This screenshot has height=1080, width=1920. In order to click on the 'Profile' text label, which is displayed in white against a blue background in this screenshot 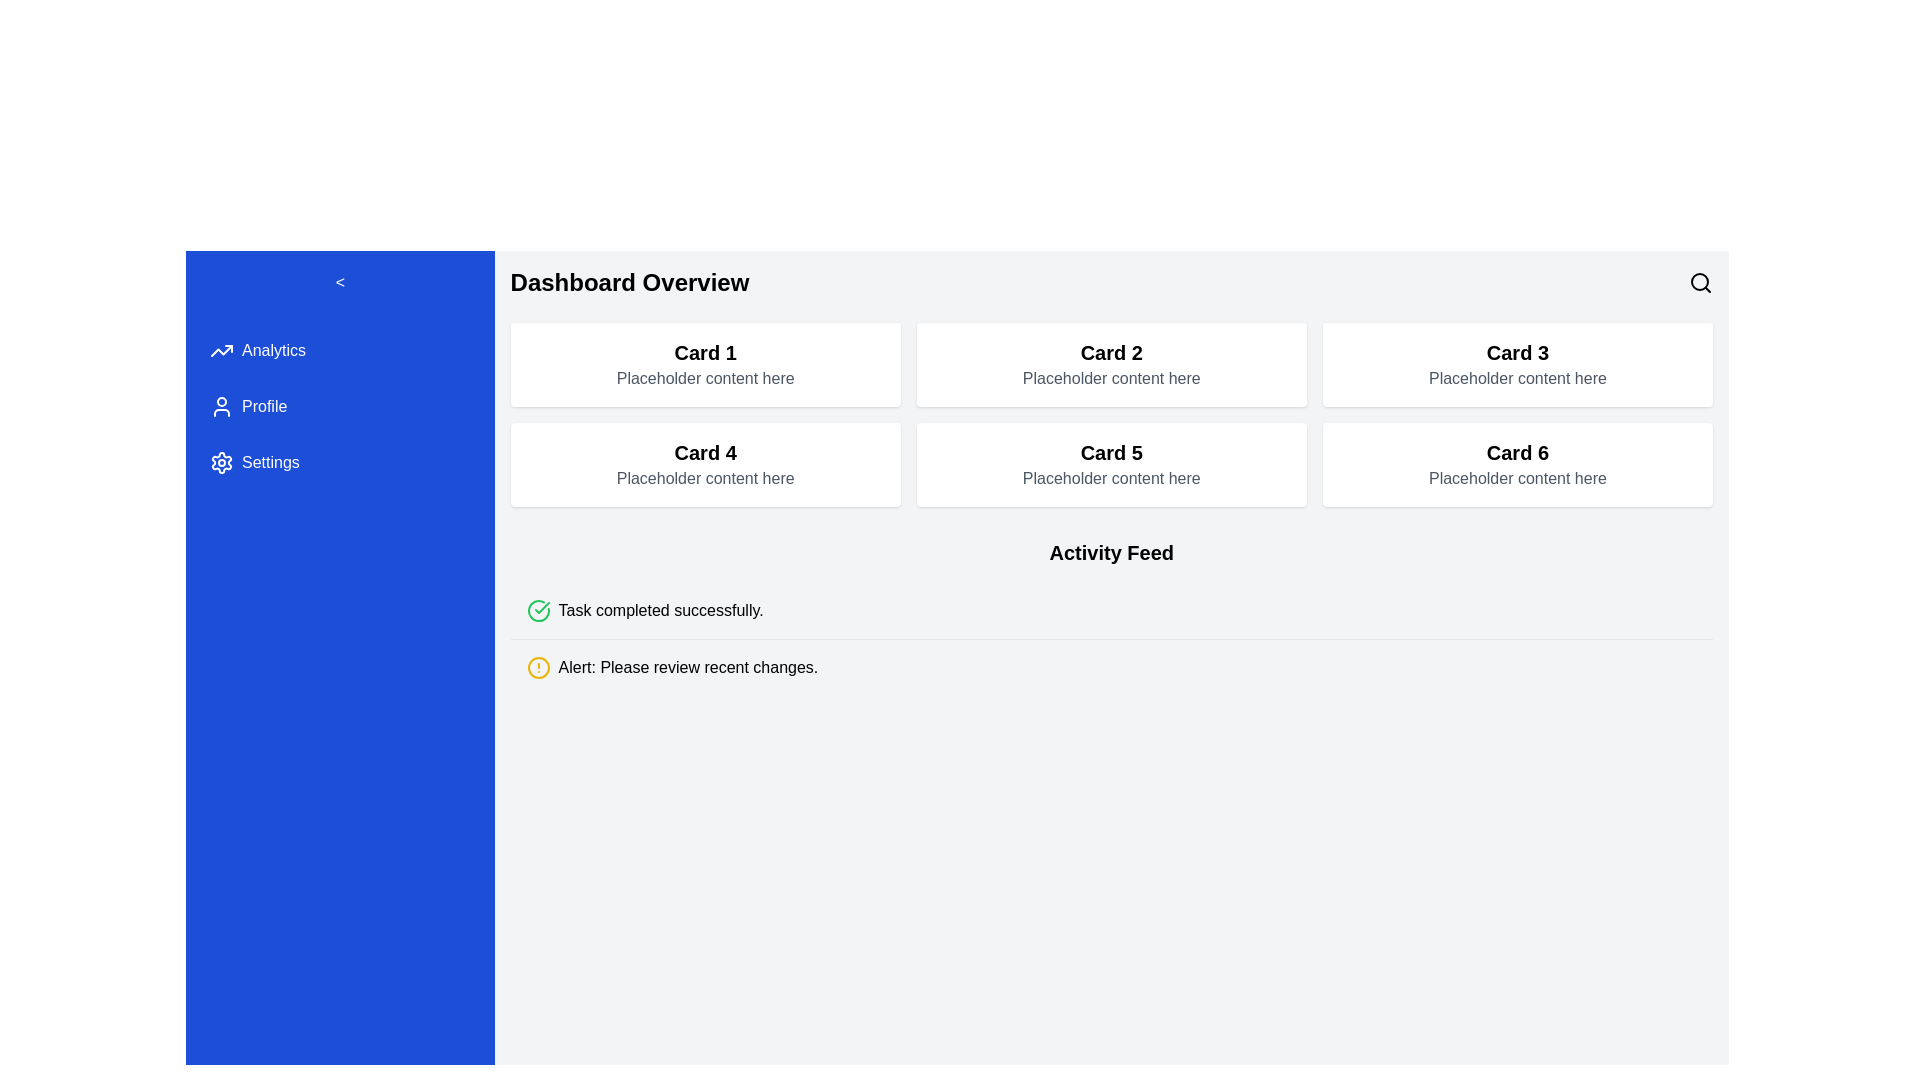, I will do `click(263, 406)`.